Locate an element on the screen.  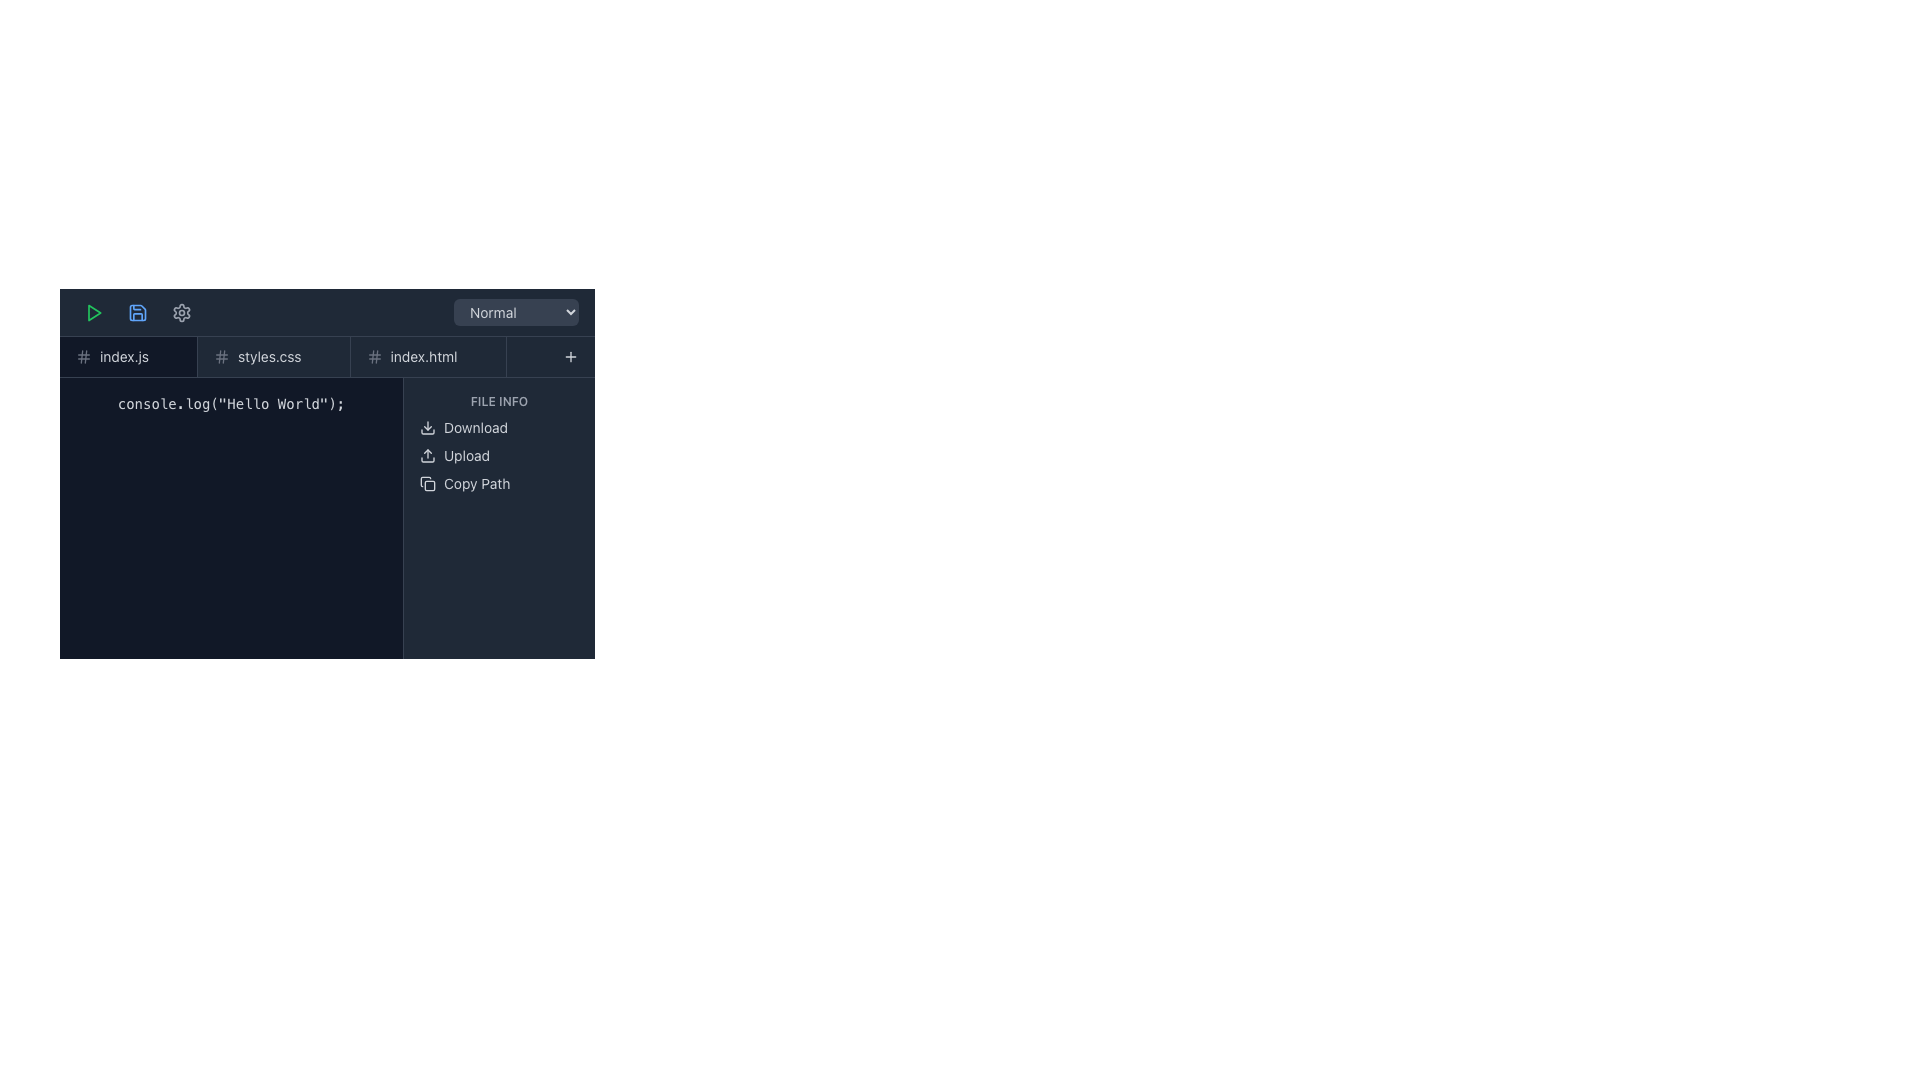
the 'FILE INFO' text label, which is displayed in small caps with a light gray font color on a dark background, located at the top of a vertical list in the right pane is located at coordinates (499, 401).